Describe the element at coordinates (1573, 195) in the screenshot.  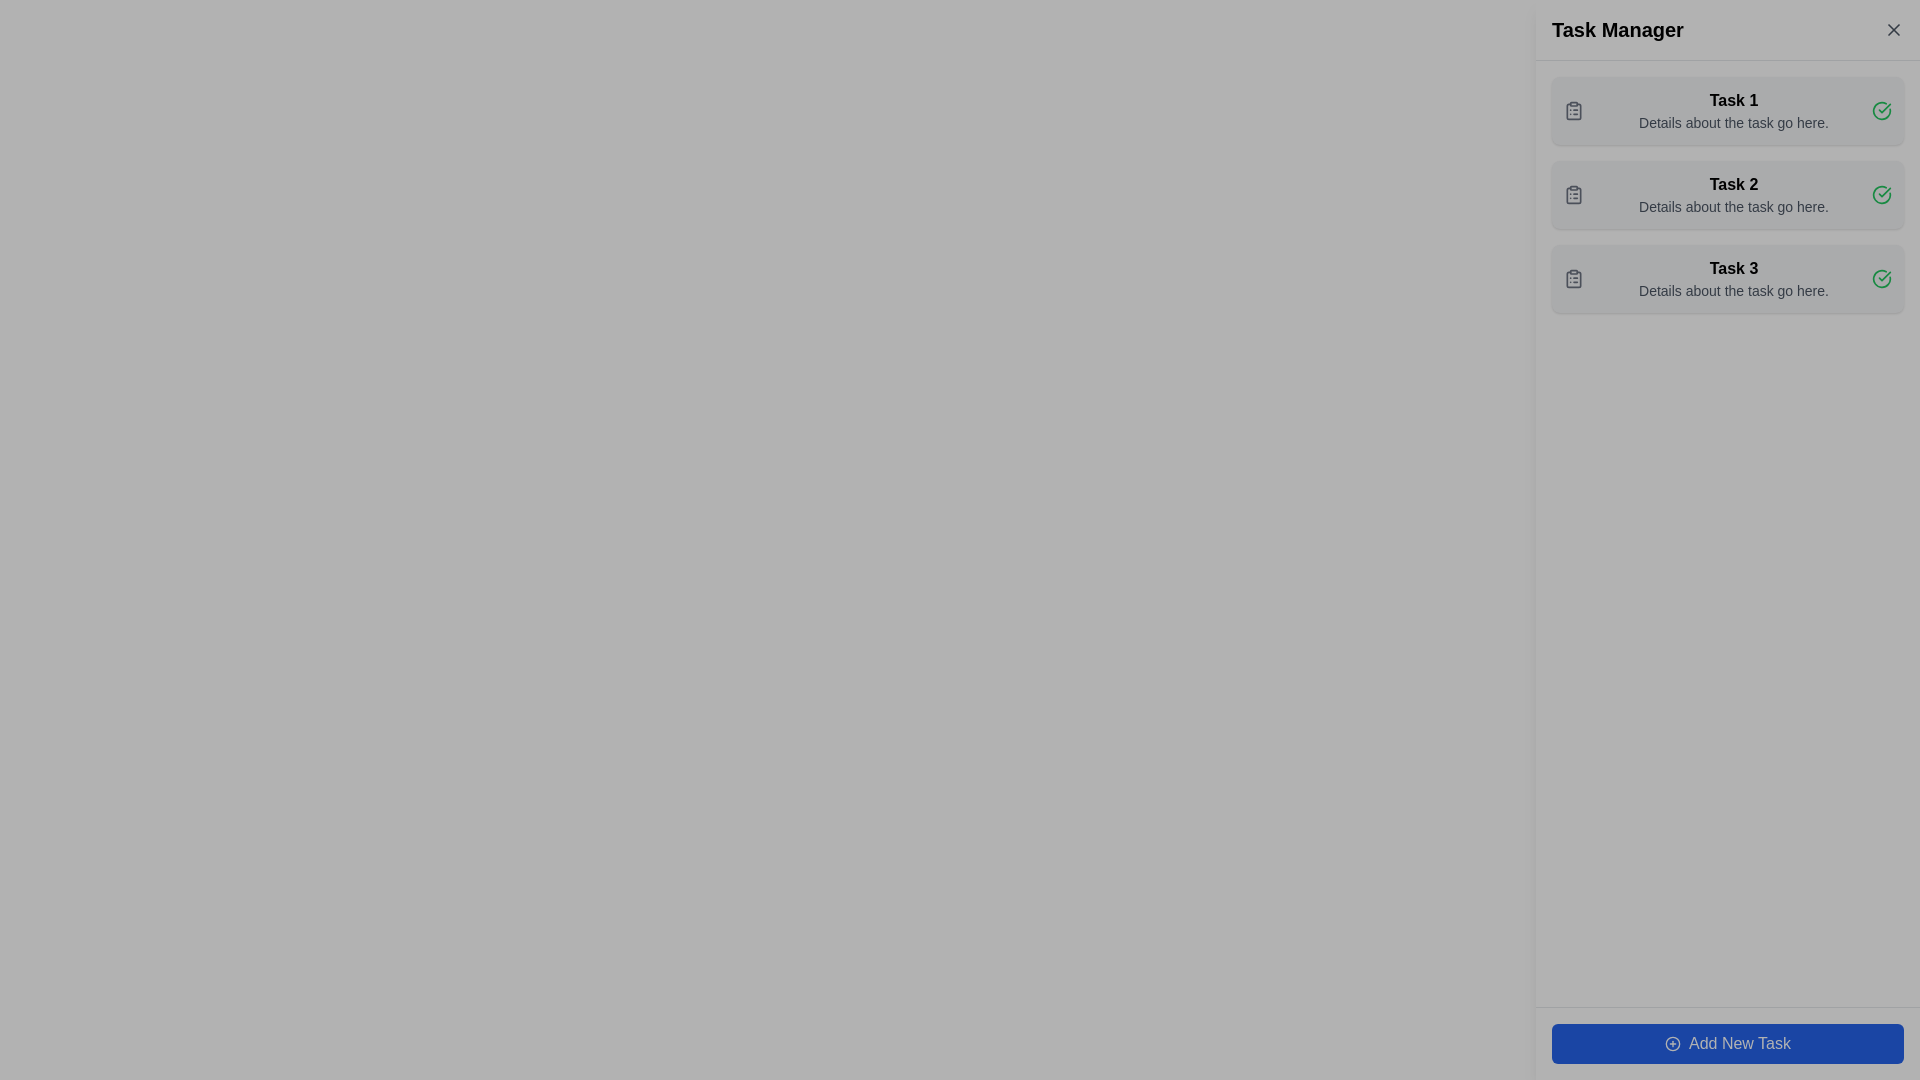
I see `the leftmost icon representing 'Task 2' in the task item panel, which visually indicates the task` at that location.